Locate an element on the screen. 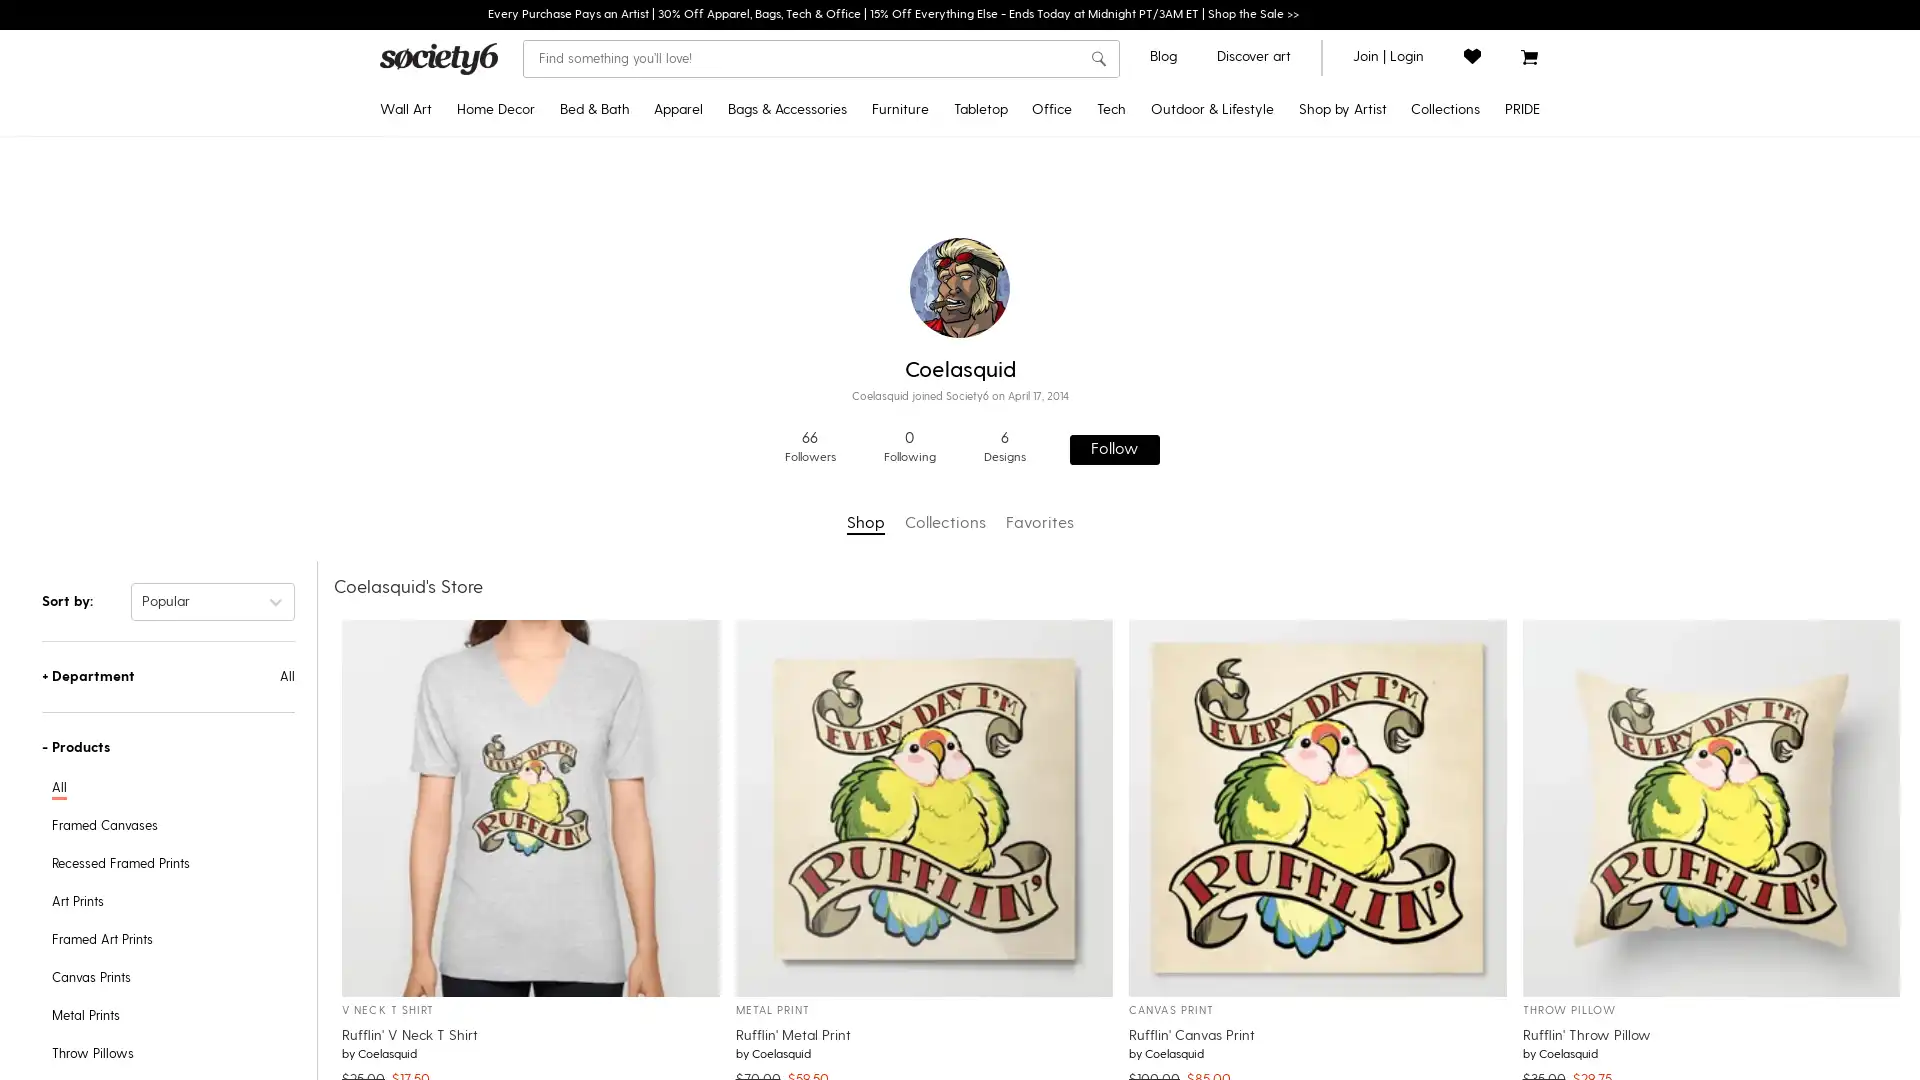 Image resolution: width=1920 pixels, height=1080 pixels. Travel Mugs is located at coordinates (1017, 192).